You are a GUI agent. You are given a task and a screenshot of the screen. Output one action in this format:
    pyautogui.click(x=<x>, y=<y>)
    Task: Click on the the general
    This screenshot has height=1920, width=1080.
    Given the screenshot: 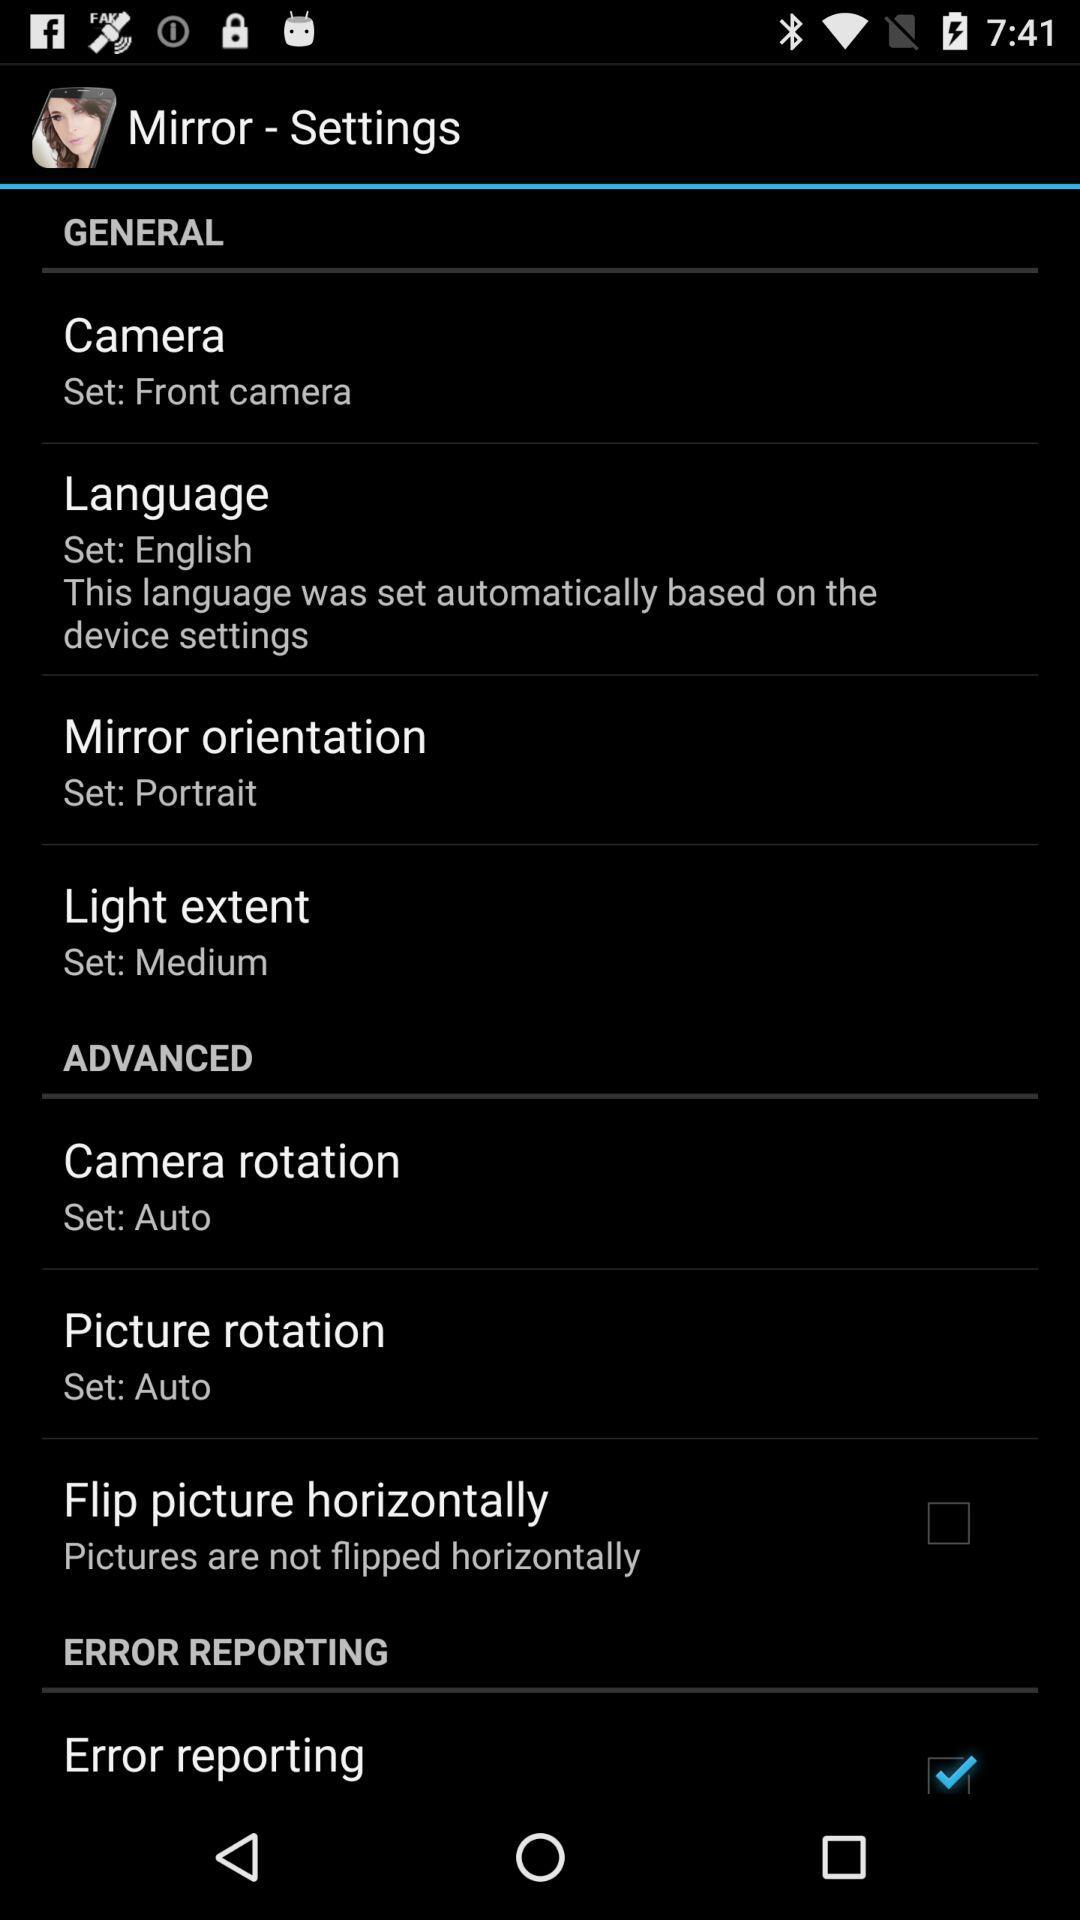 What is the action you would take?
    pyautogui.click(x=540, y=230)
    